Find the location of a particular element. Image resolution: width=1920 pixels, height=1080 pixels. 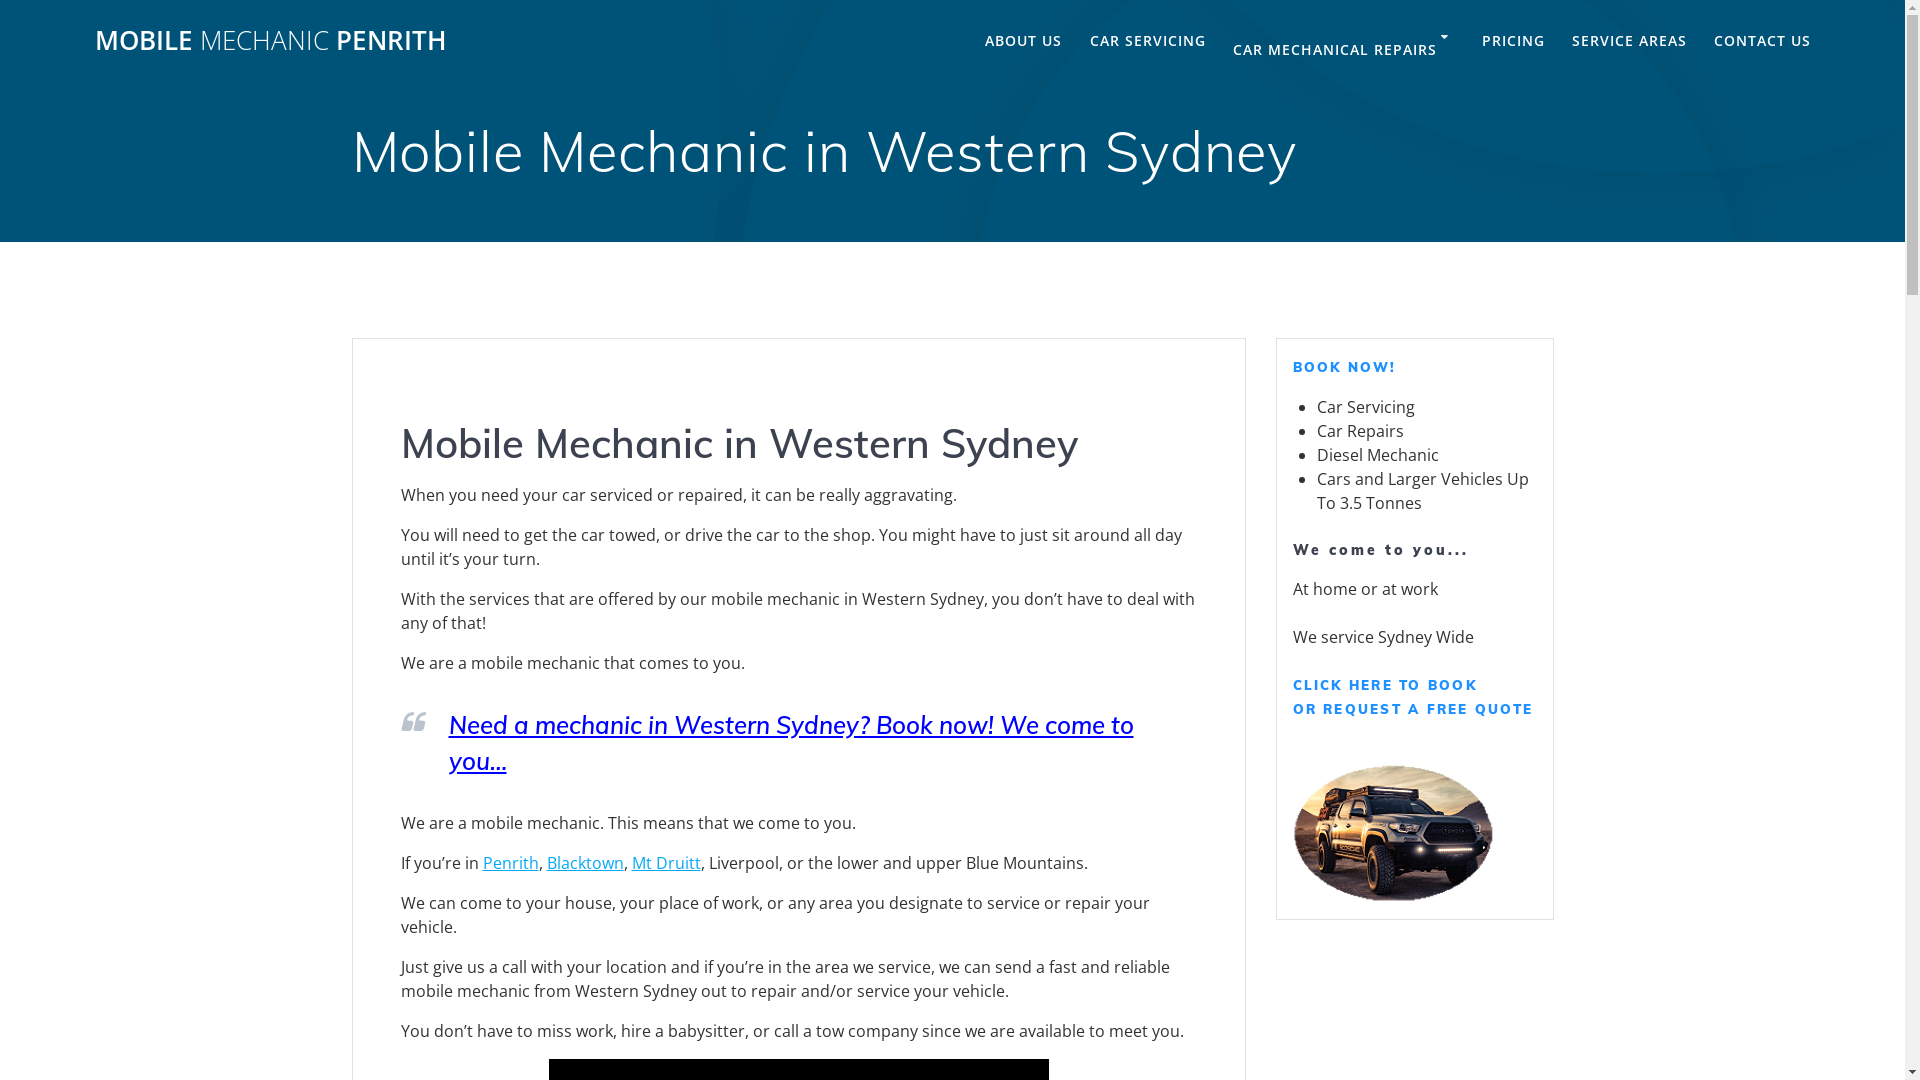

'Blacktown' is located at coordinates (583, 862).